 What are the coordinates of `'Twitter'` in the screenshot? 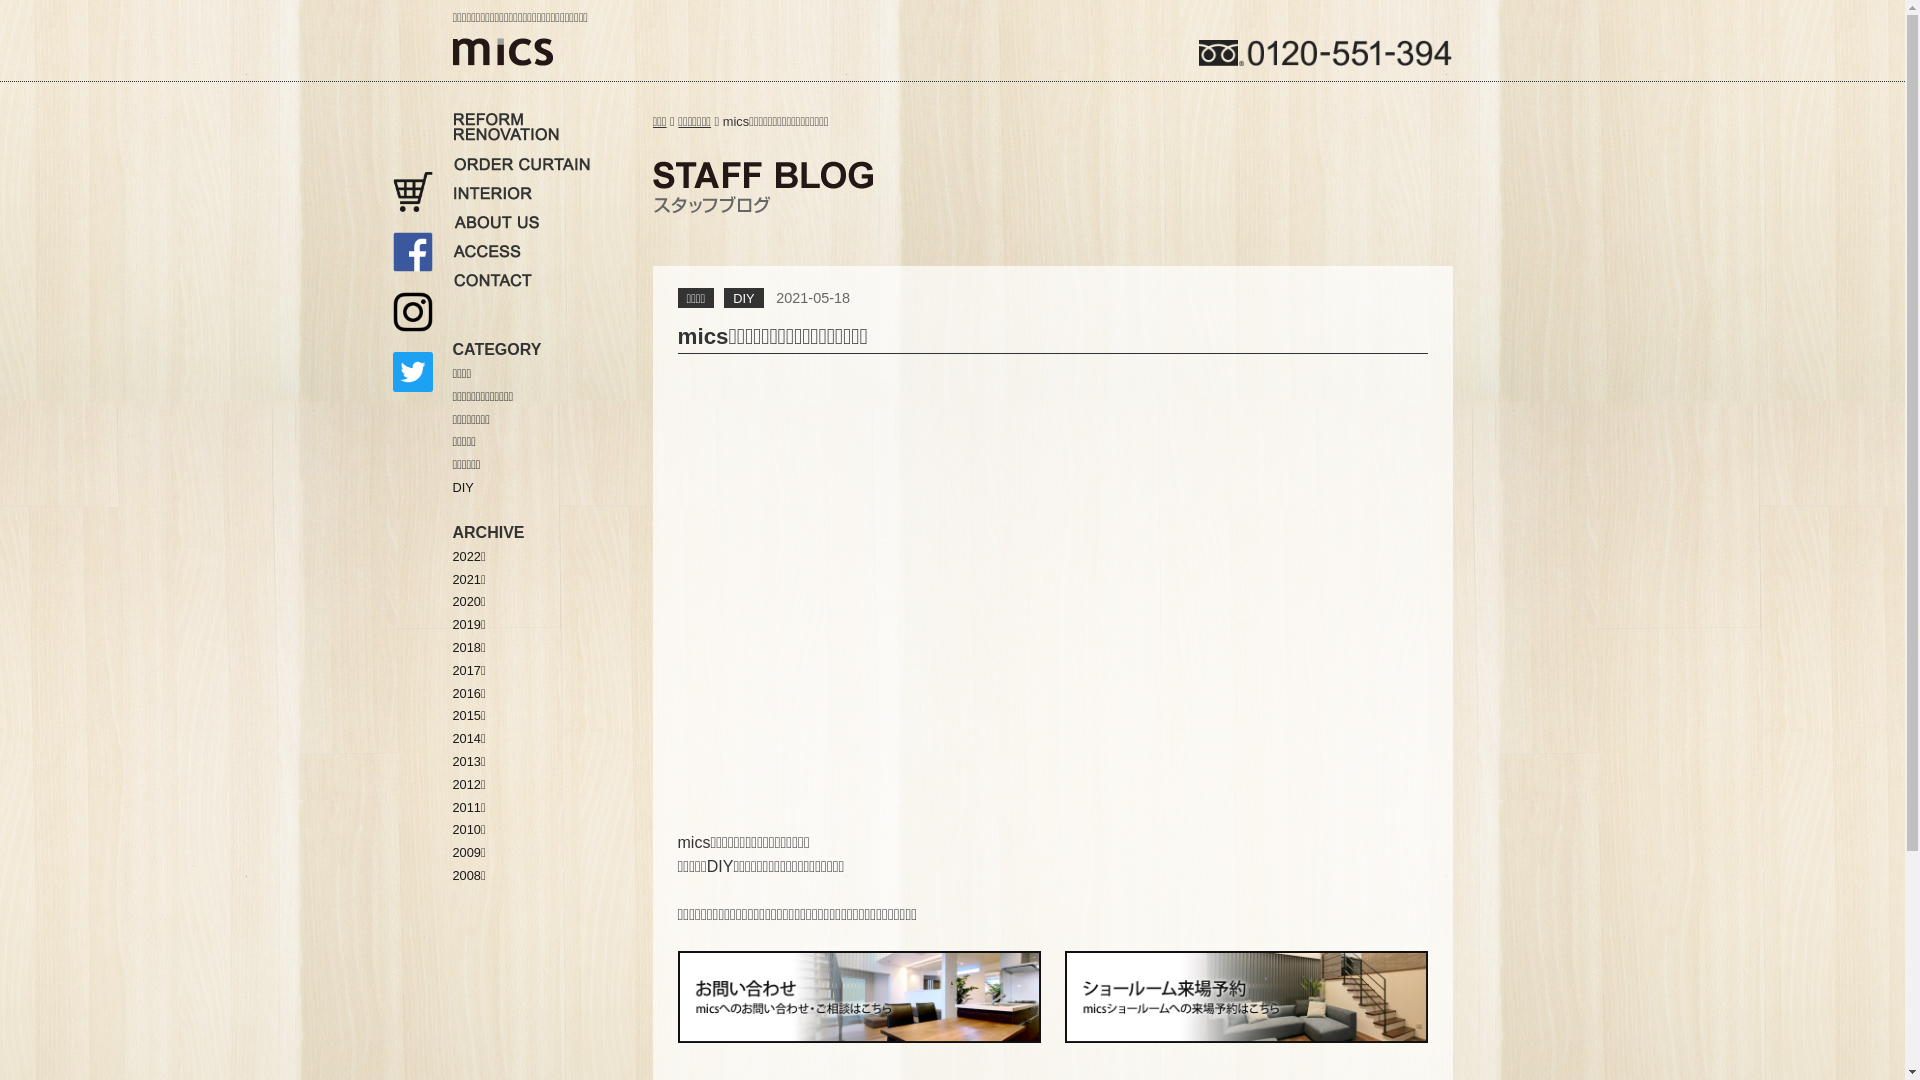 It's located at (411, 371).